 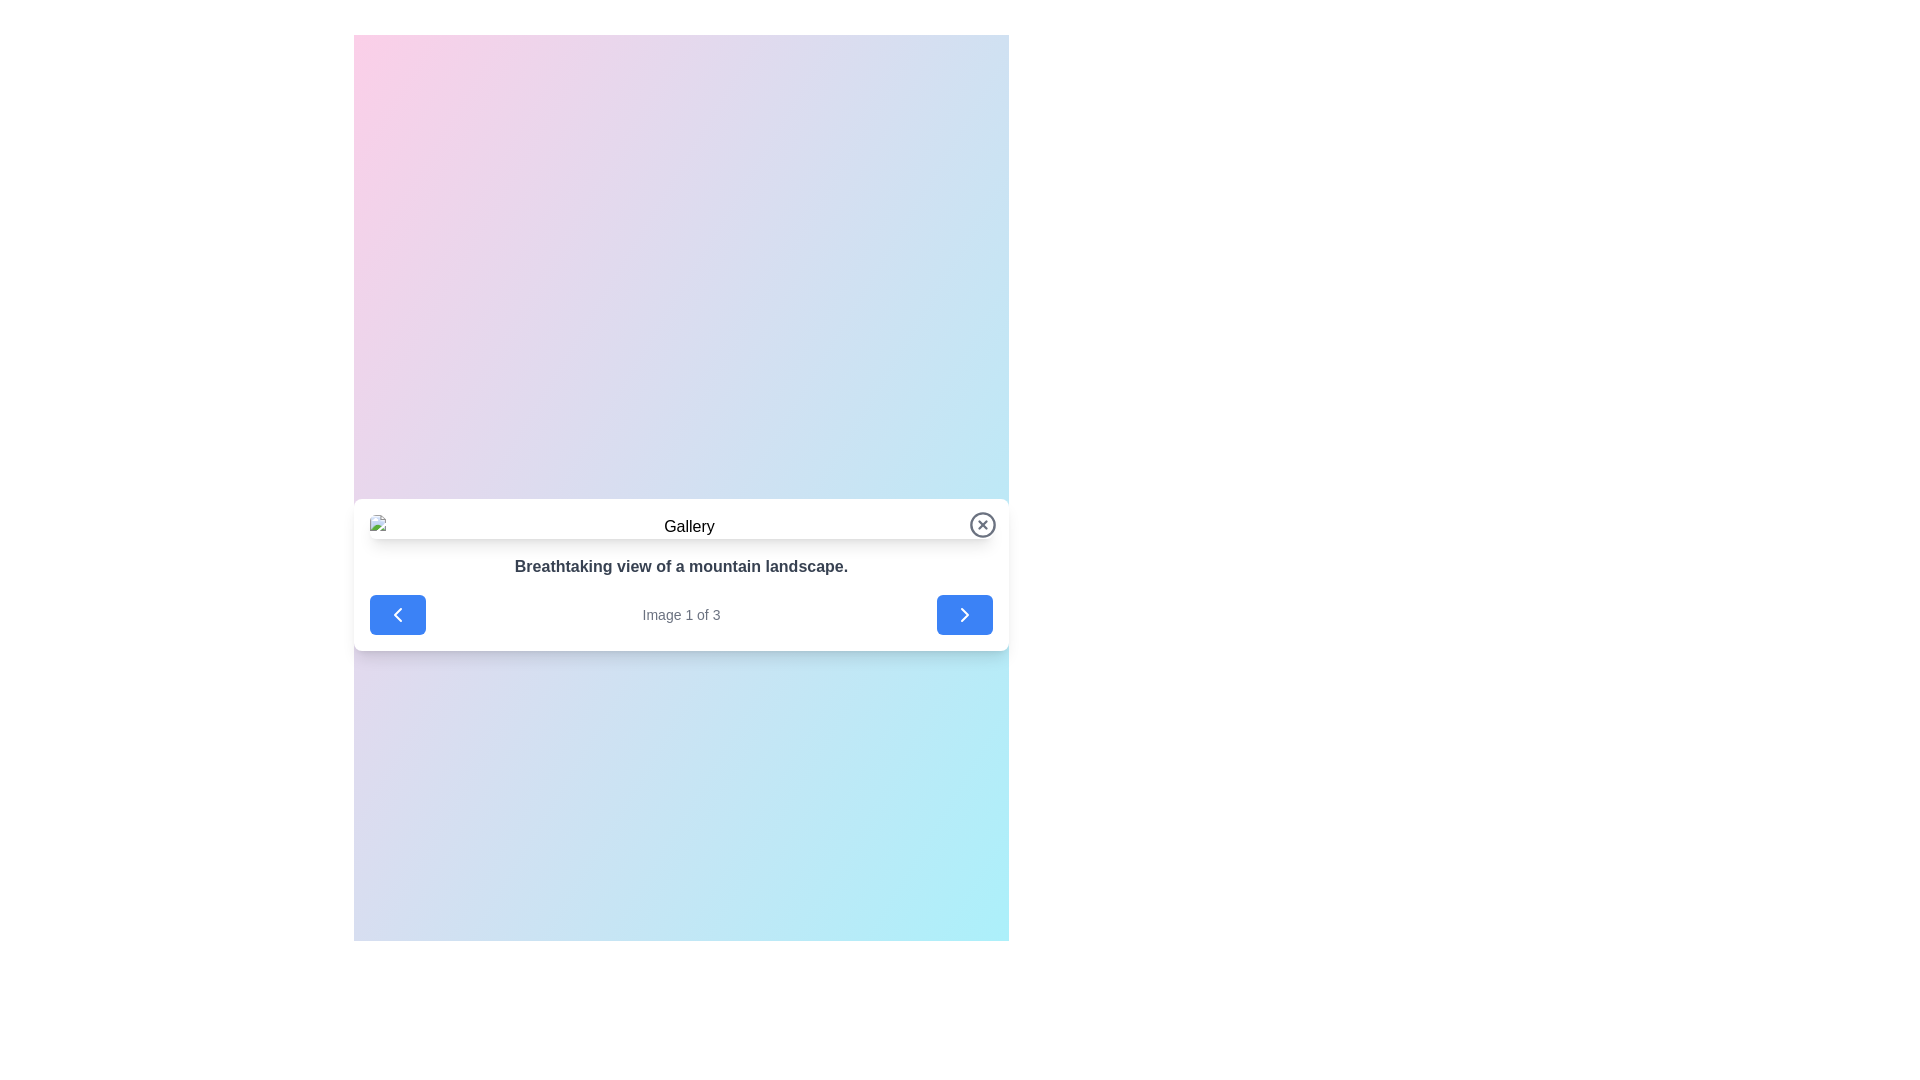 I want to click on the text label displaying 'Image 1 of 3', which is styled with a small-sized gray font and is centered within the gallery navigation section, so click(x=681, y=613).